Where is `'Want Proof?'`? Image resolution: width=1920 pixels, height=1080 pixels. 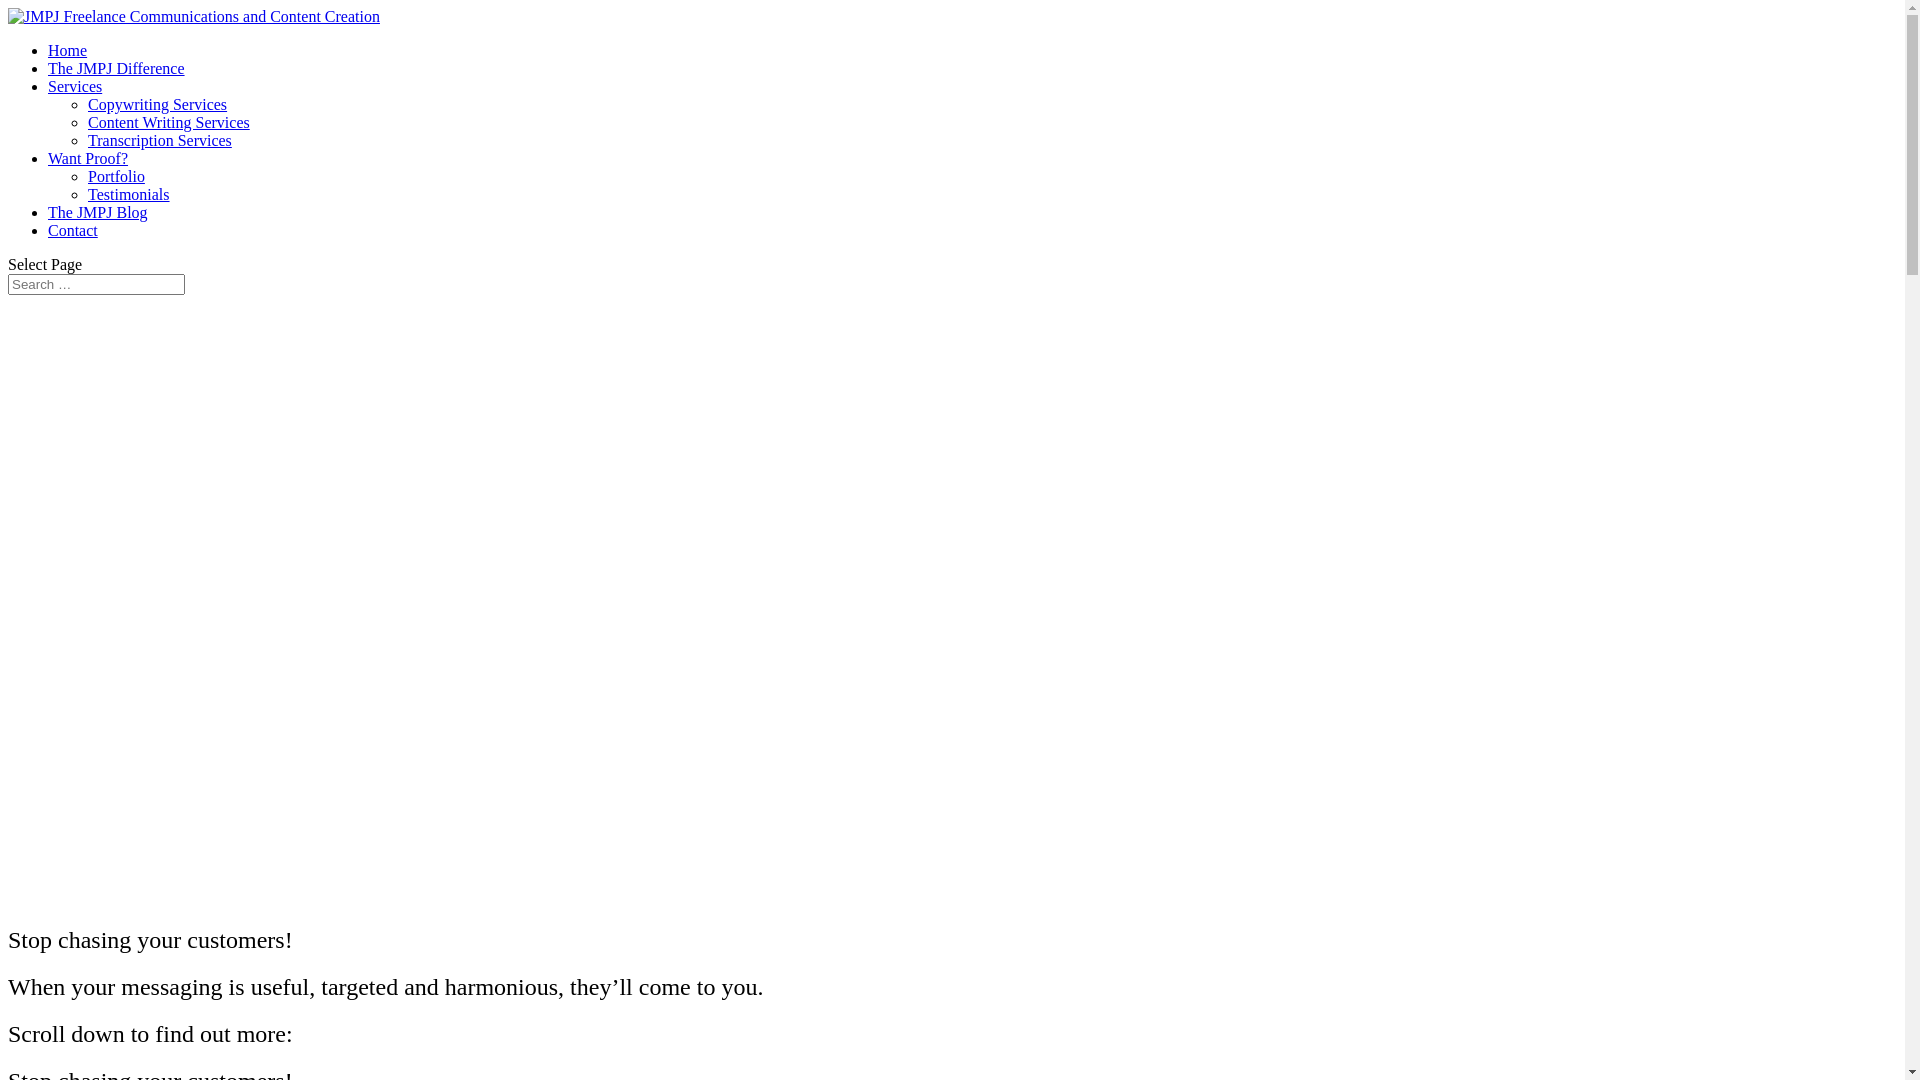 'Want Proof?' is located at coordinates (86, 157).